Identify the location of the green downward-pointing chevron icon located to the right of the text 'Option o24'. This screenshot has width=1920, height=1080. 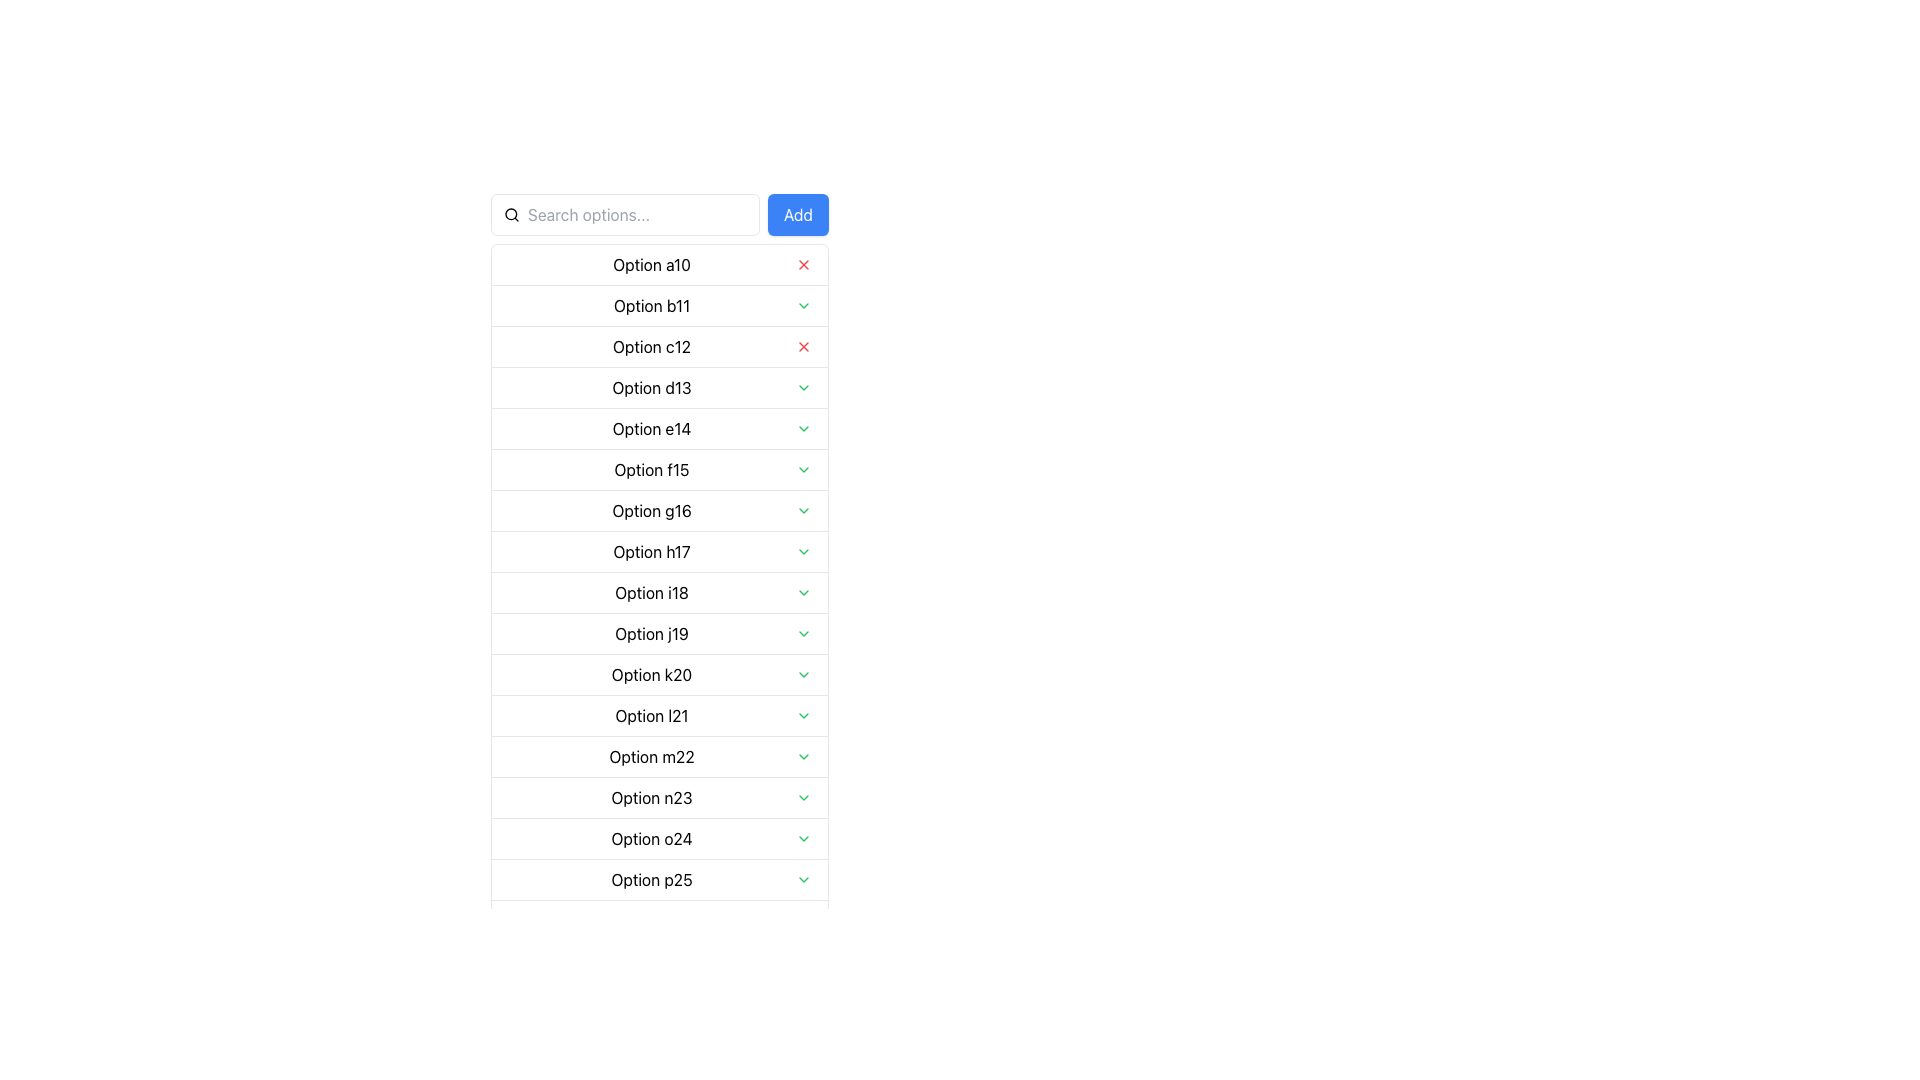
(804, 839).